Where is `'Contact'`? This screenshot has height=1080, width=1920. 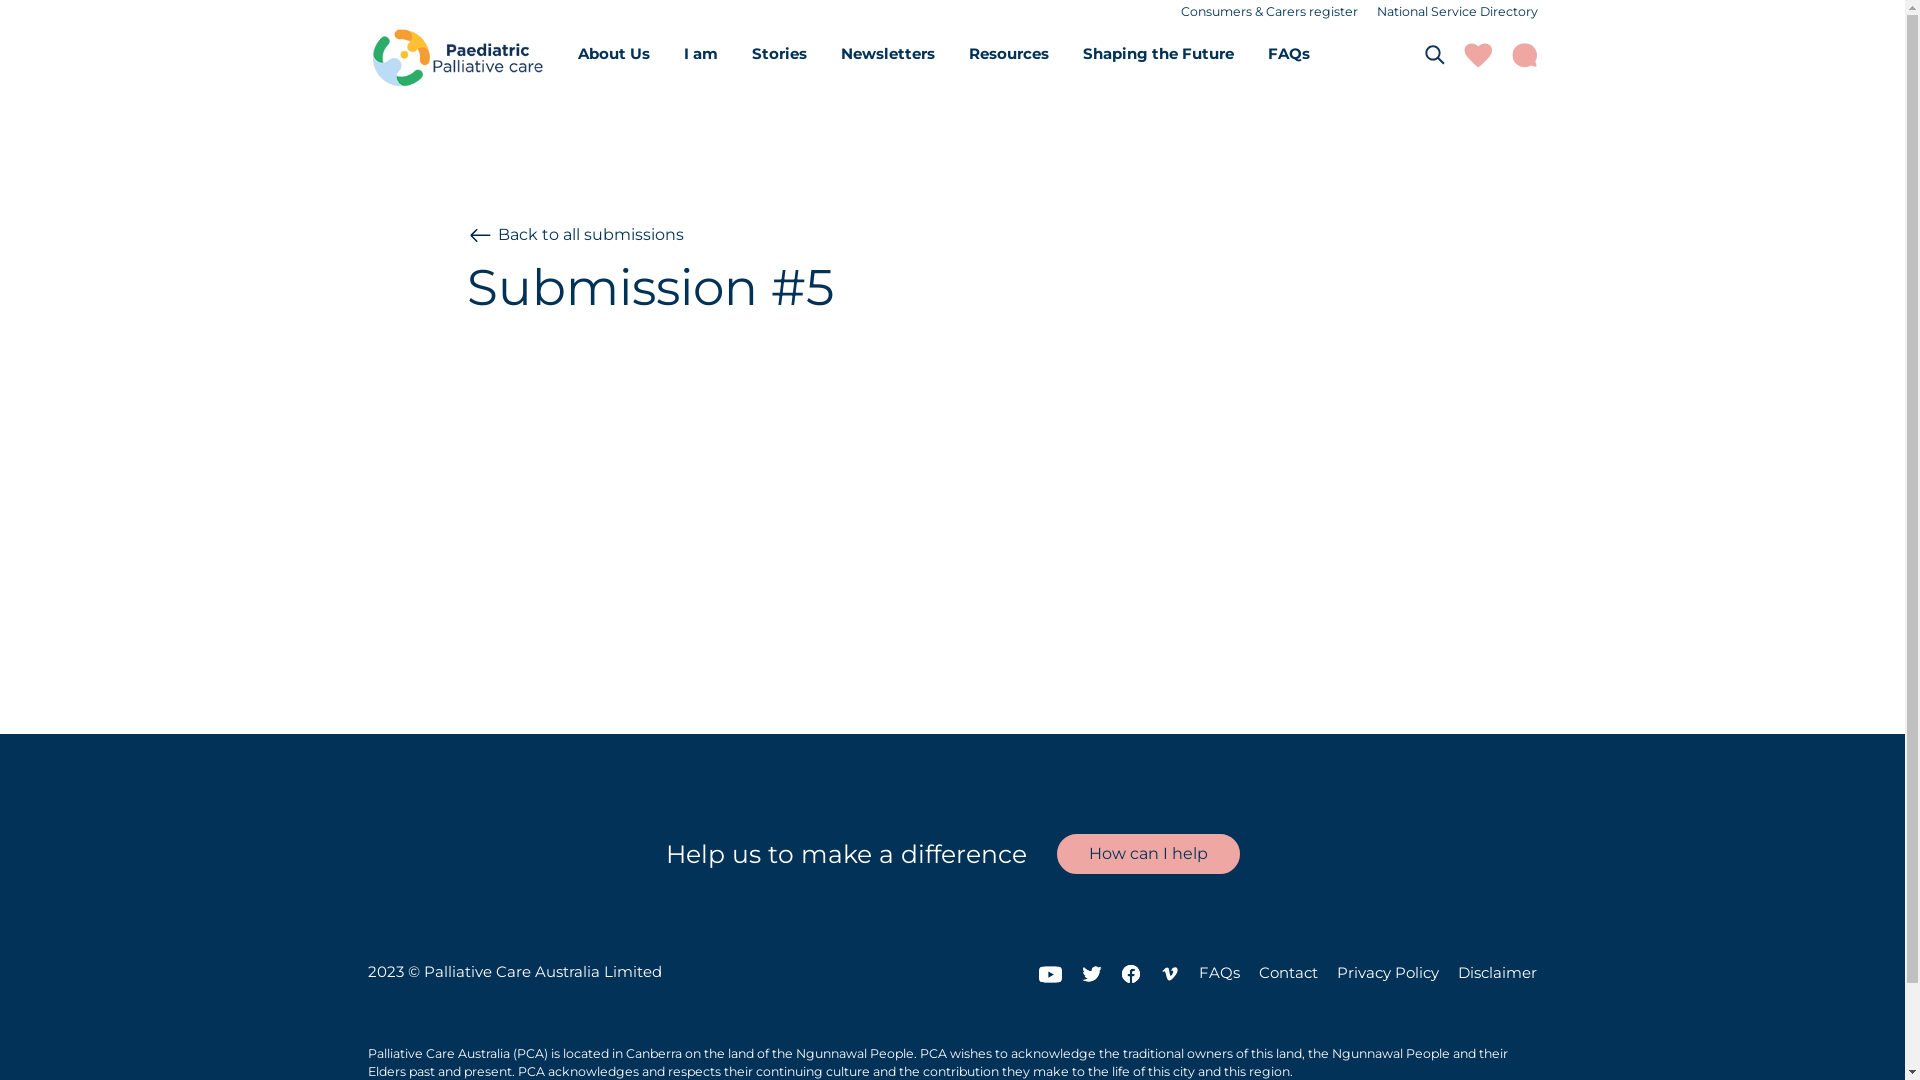 'Contact' is located at coordinates (1288, 971).